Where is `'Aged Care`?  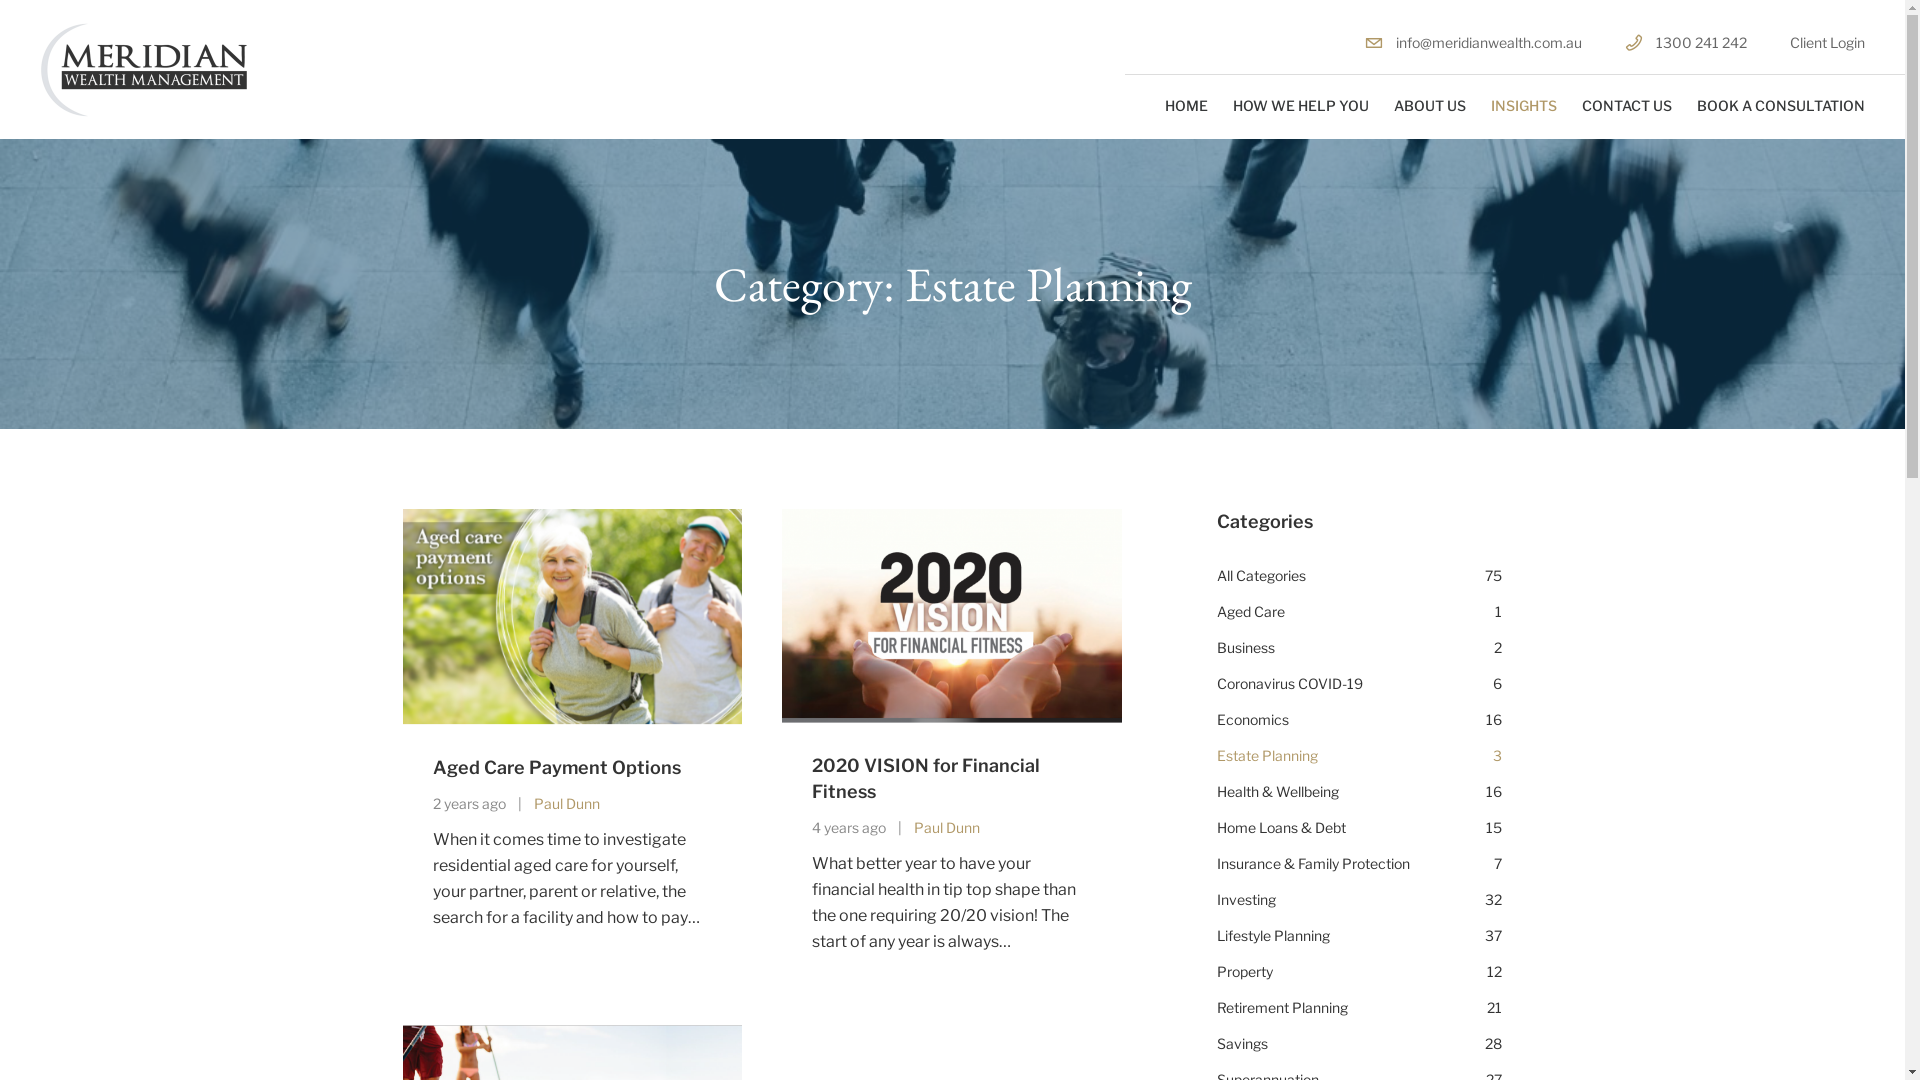 'Aged Care is located at coordinates (1359, 611).